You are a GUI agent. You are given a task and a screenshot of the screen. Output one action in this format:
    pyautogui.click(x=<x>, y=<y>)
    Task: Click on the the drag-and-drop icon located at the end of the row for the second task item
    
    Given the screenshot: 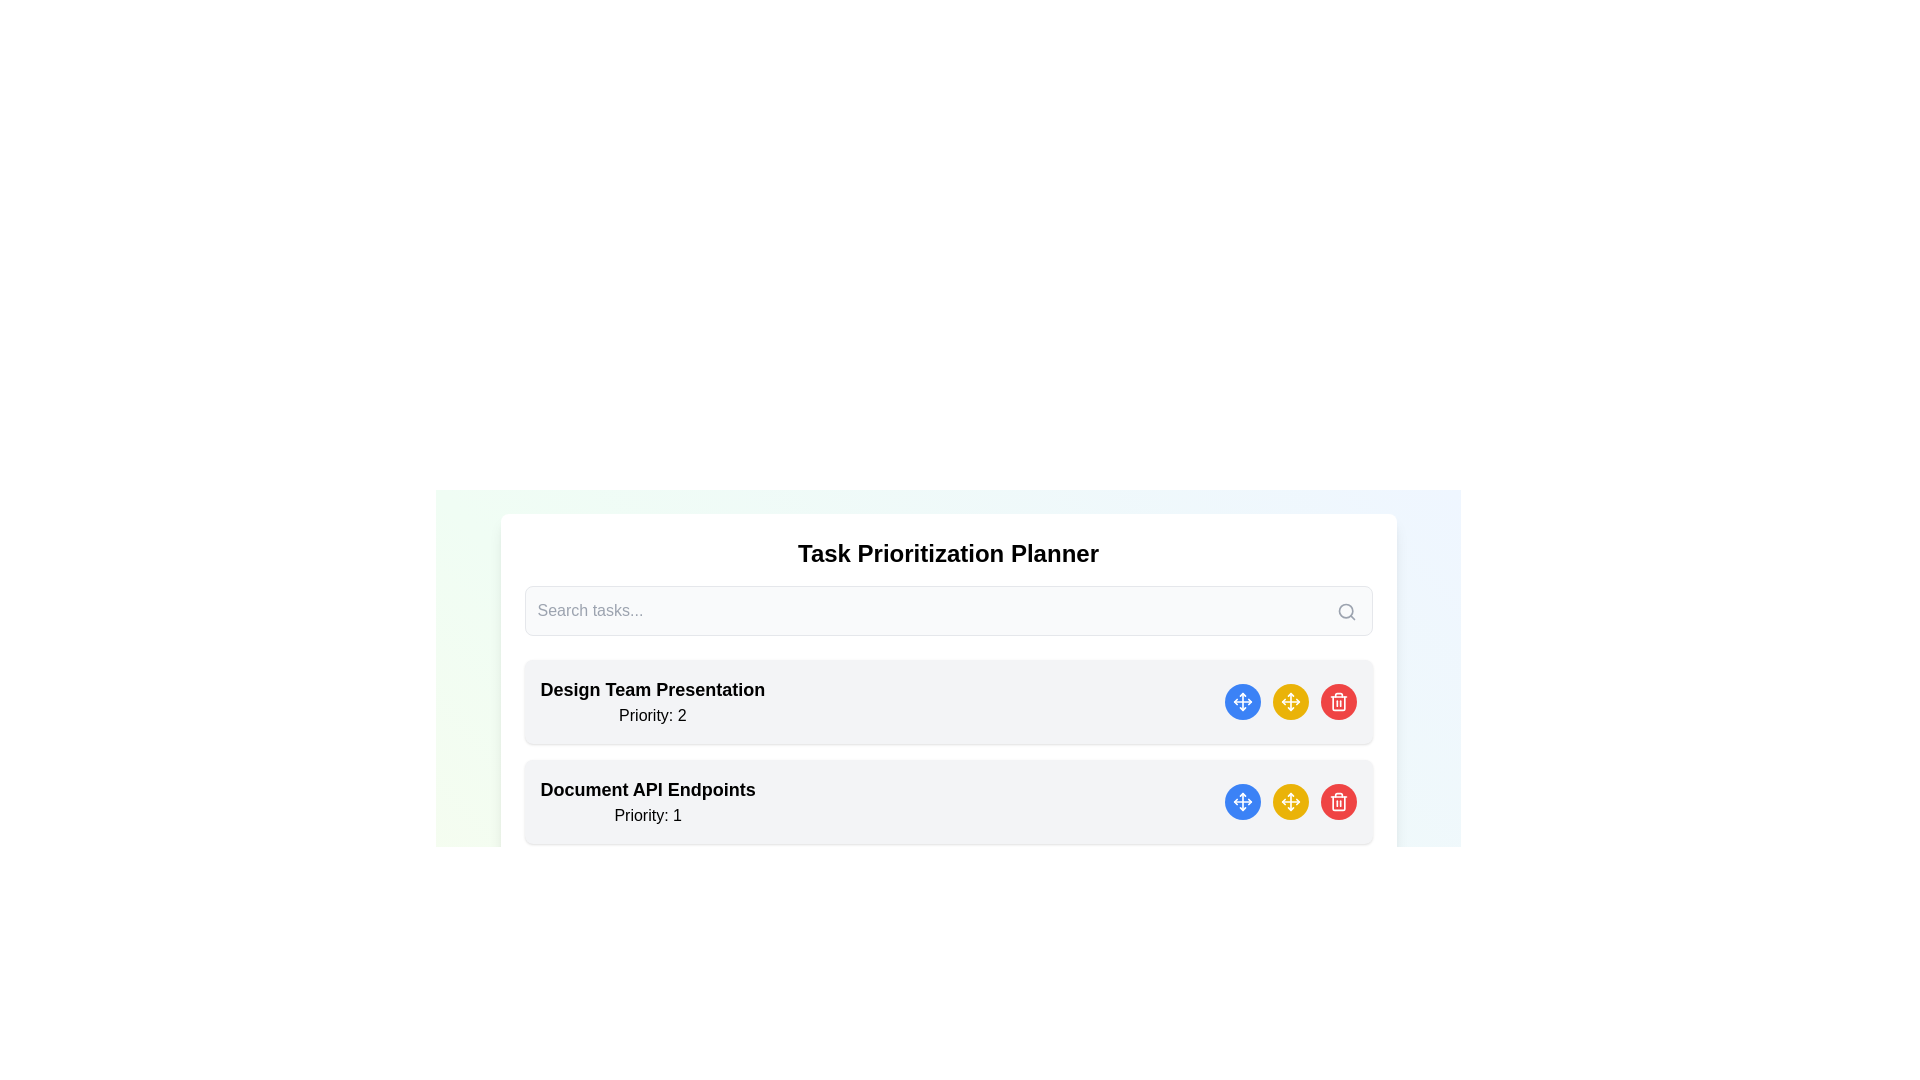 What is the action you would take?
    pyautogui.click(x=1241, y=801)
    